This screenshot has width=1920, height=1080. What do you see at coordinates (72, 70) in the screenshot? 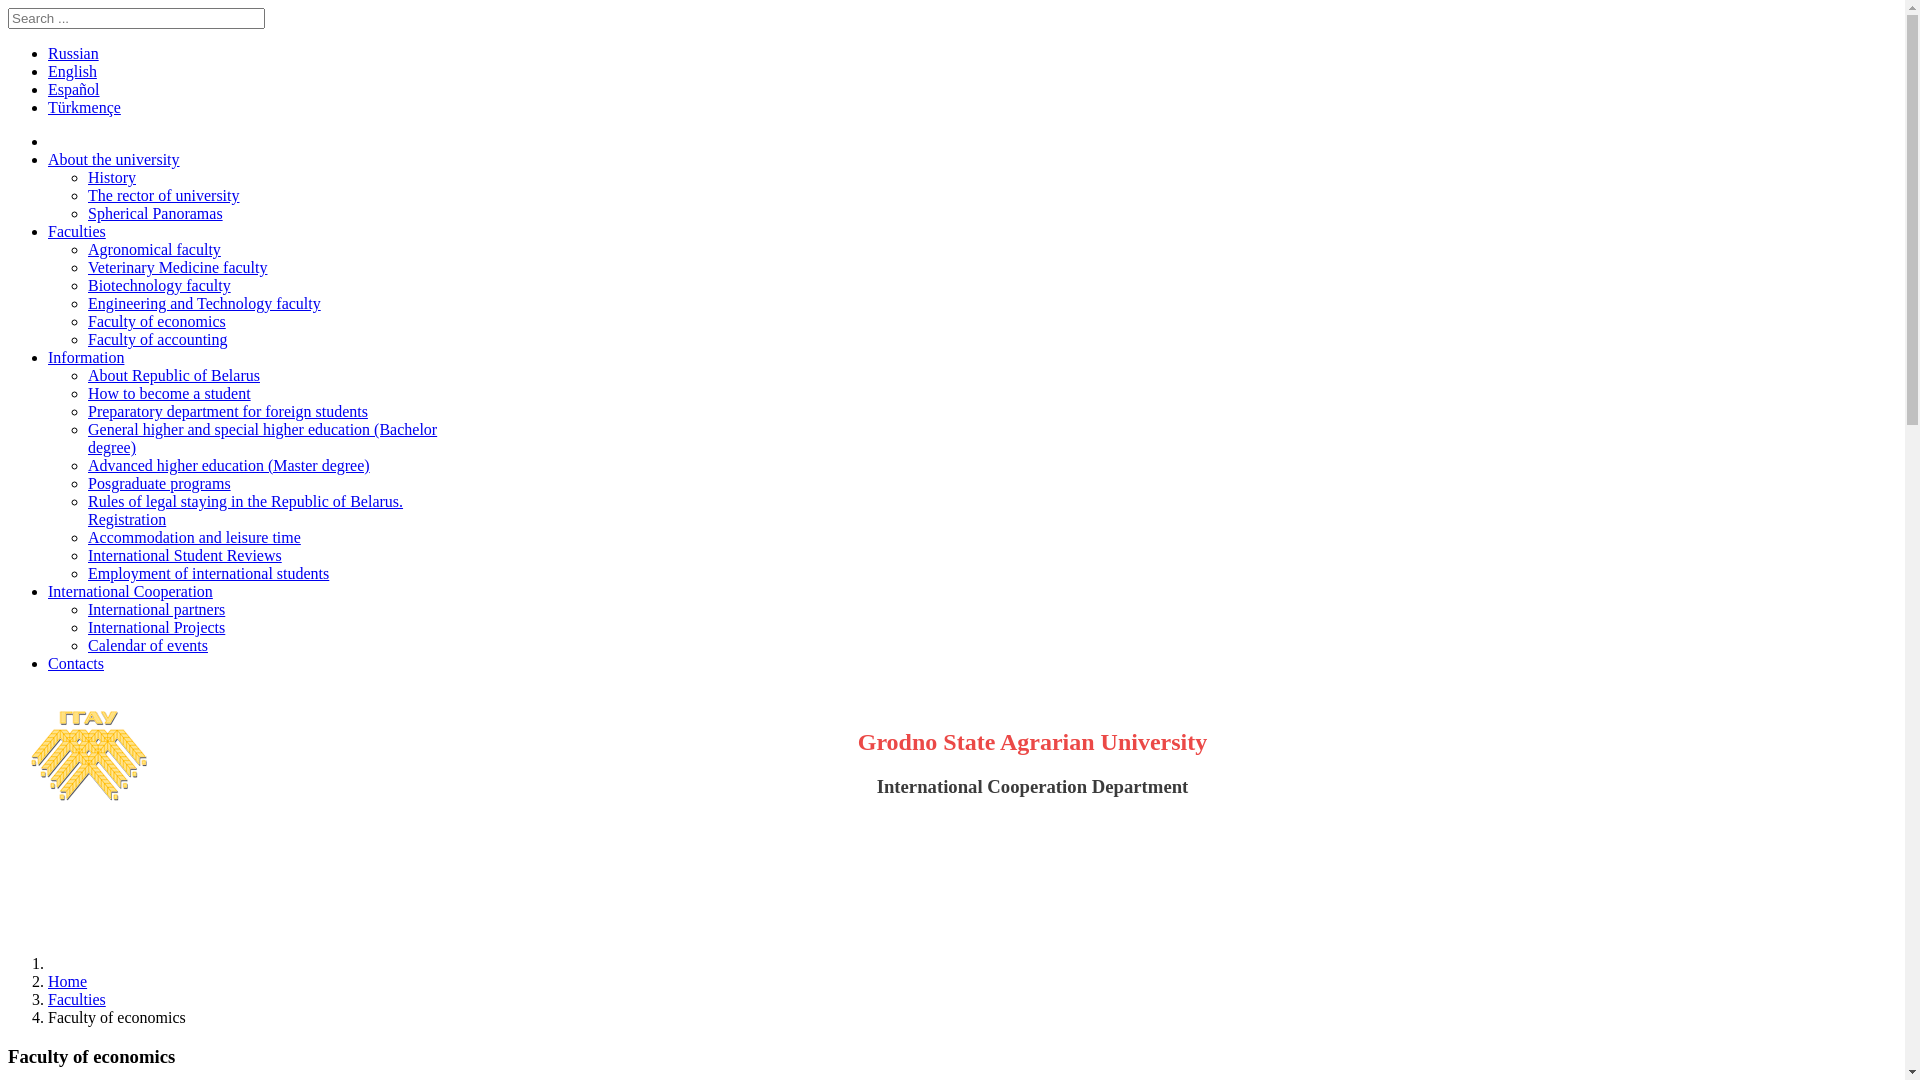
I see `'English'` at bounding box center [72, 70].